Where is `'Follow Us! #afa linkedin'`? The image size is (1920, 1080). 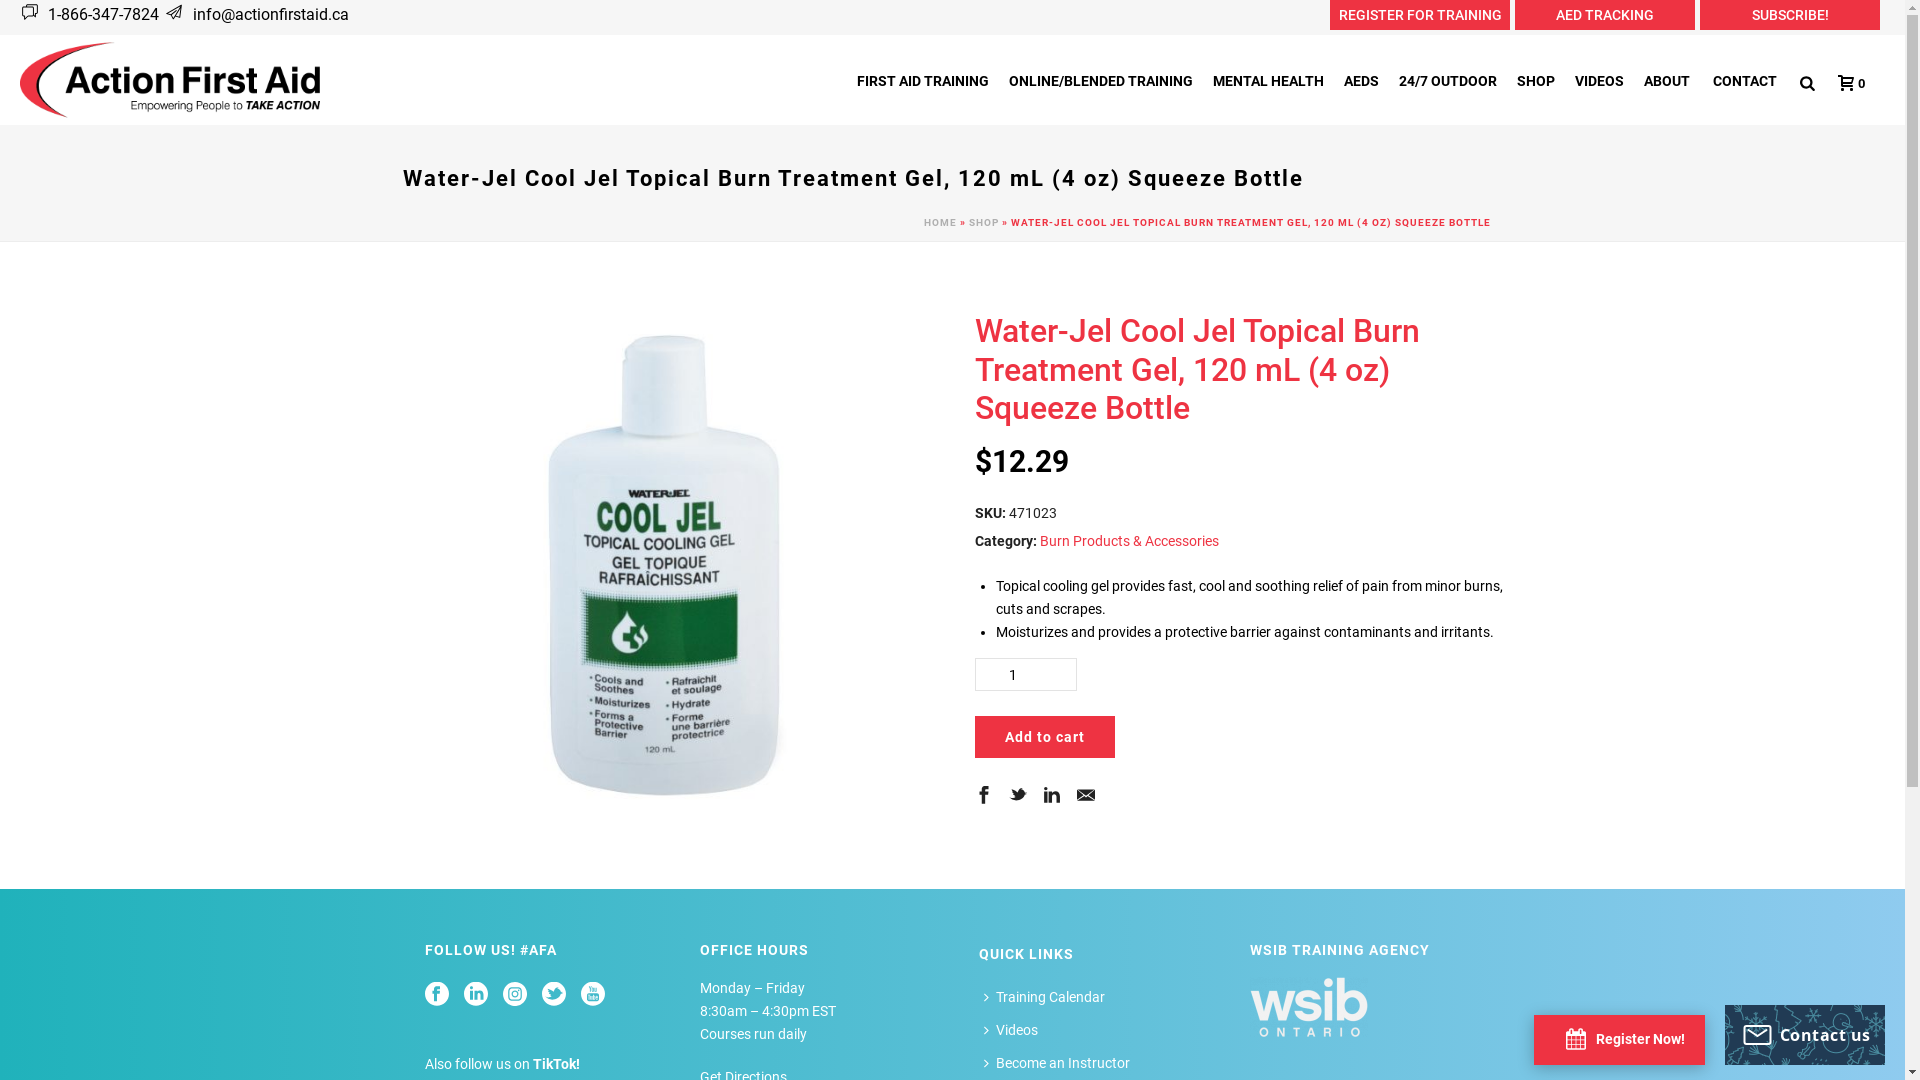 'Follow Us! #afa linkedin' is located at coordinates (463, 995).